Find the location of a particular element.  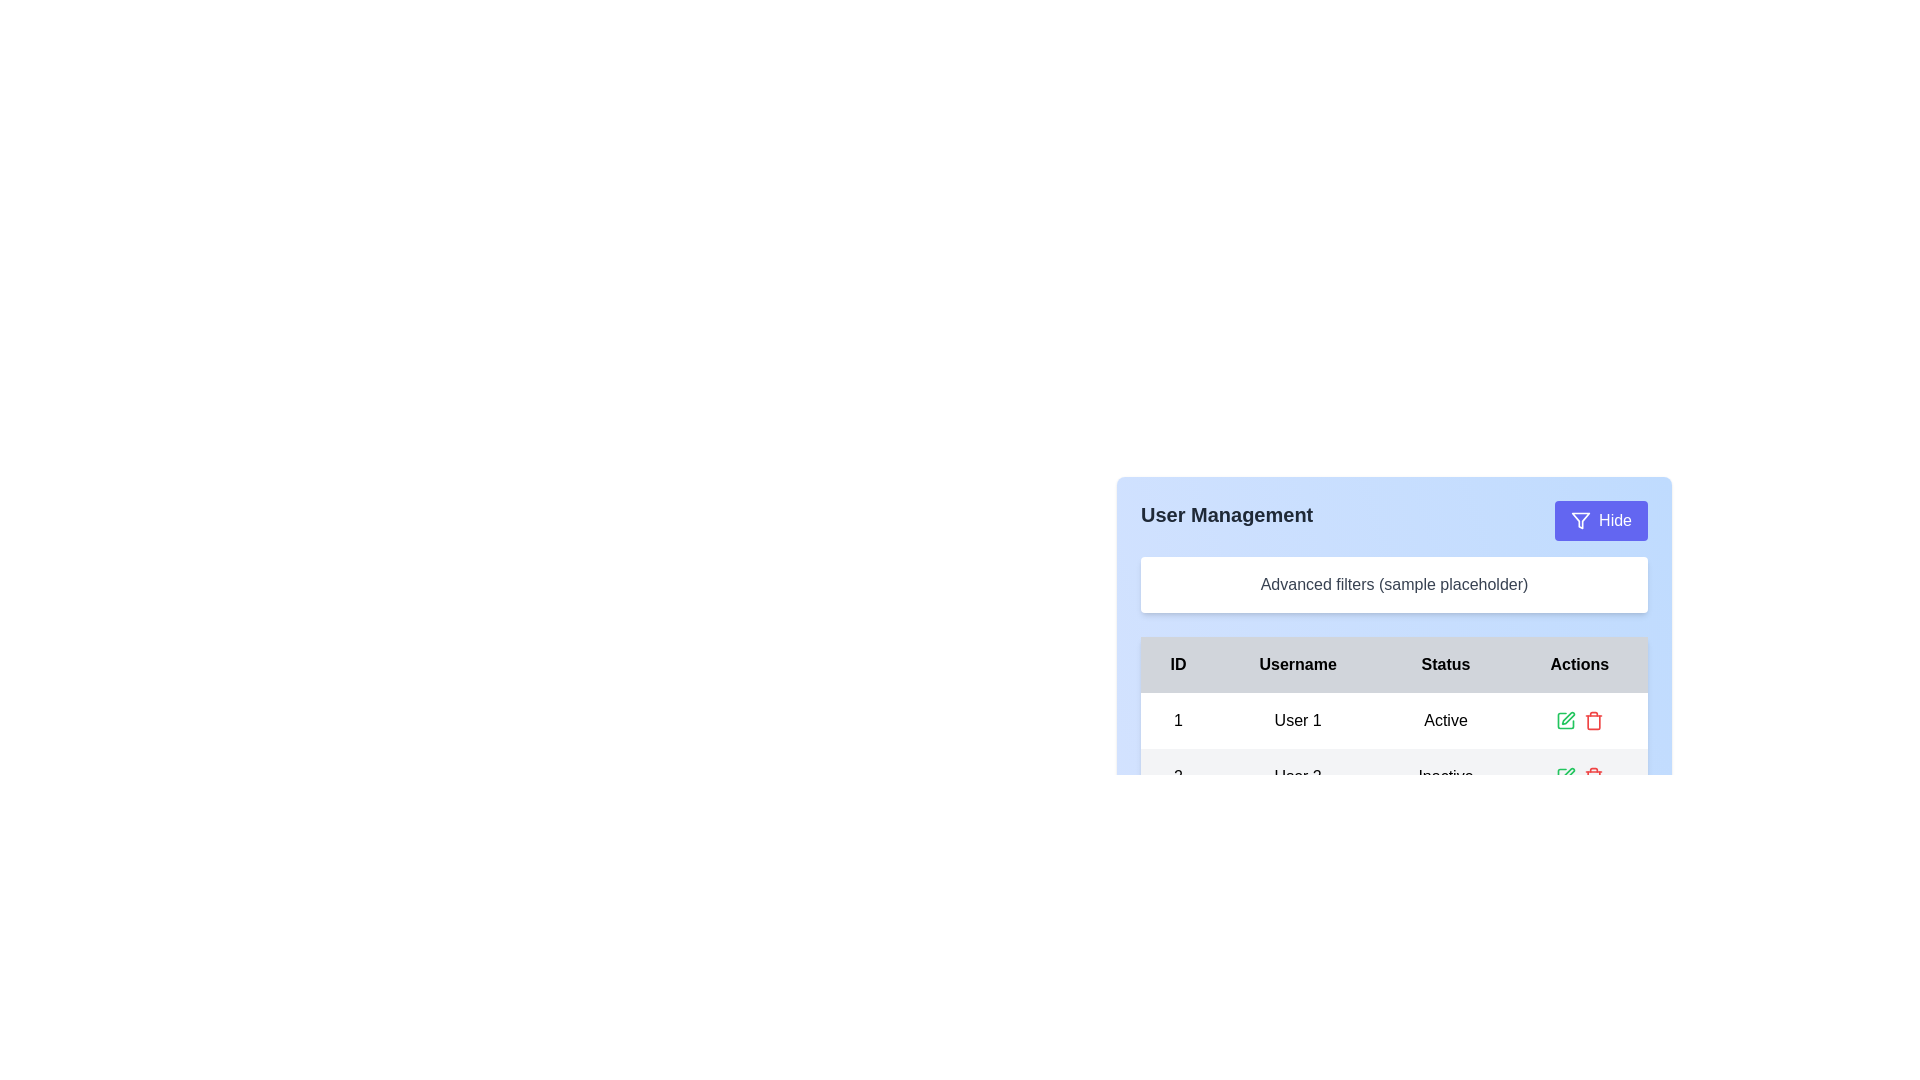

the Text Label displaying 'User 2' in the 'Username' column of the table is located at coordinates (1298, 775).